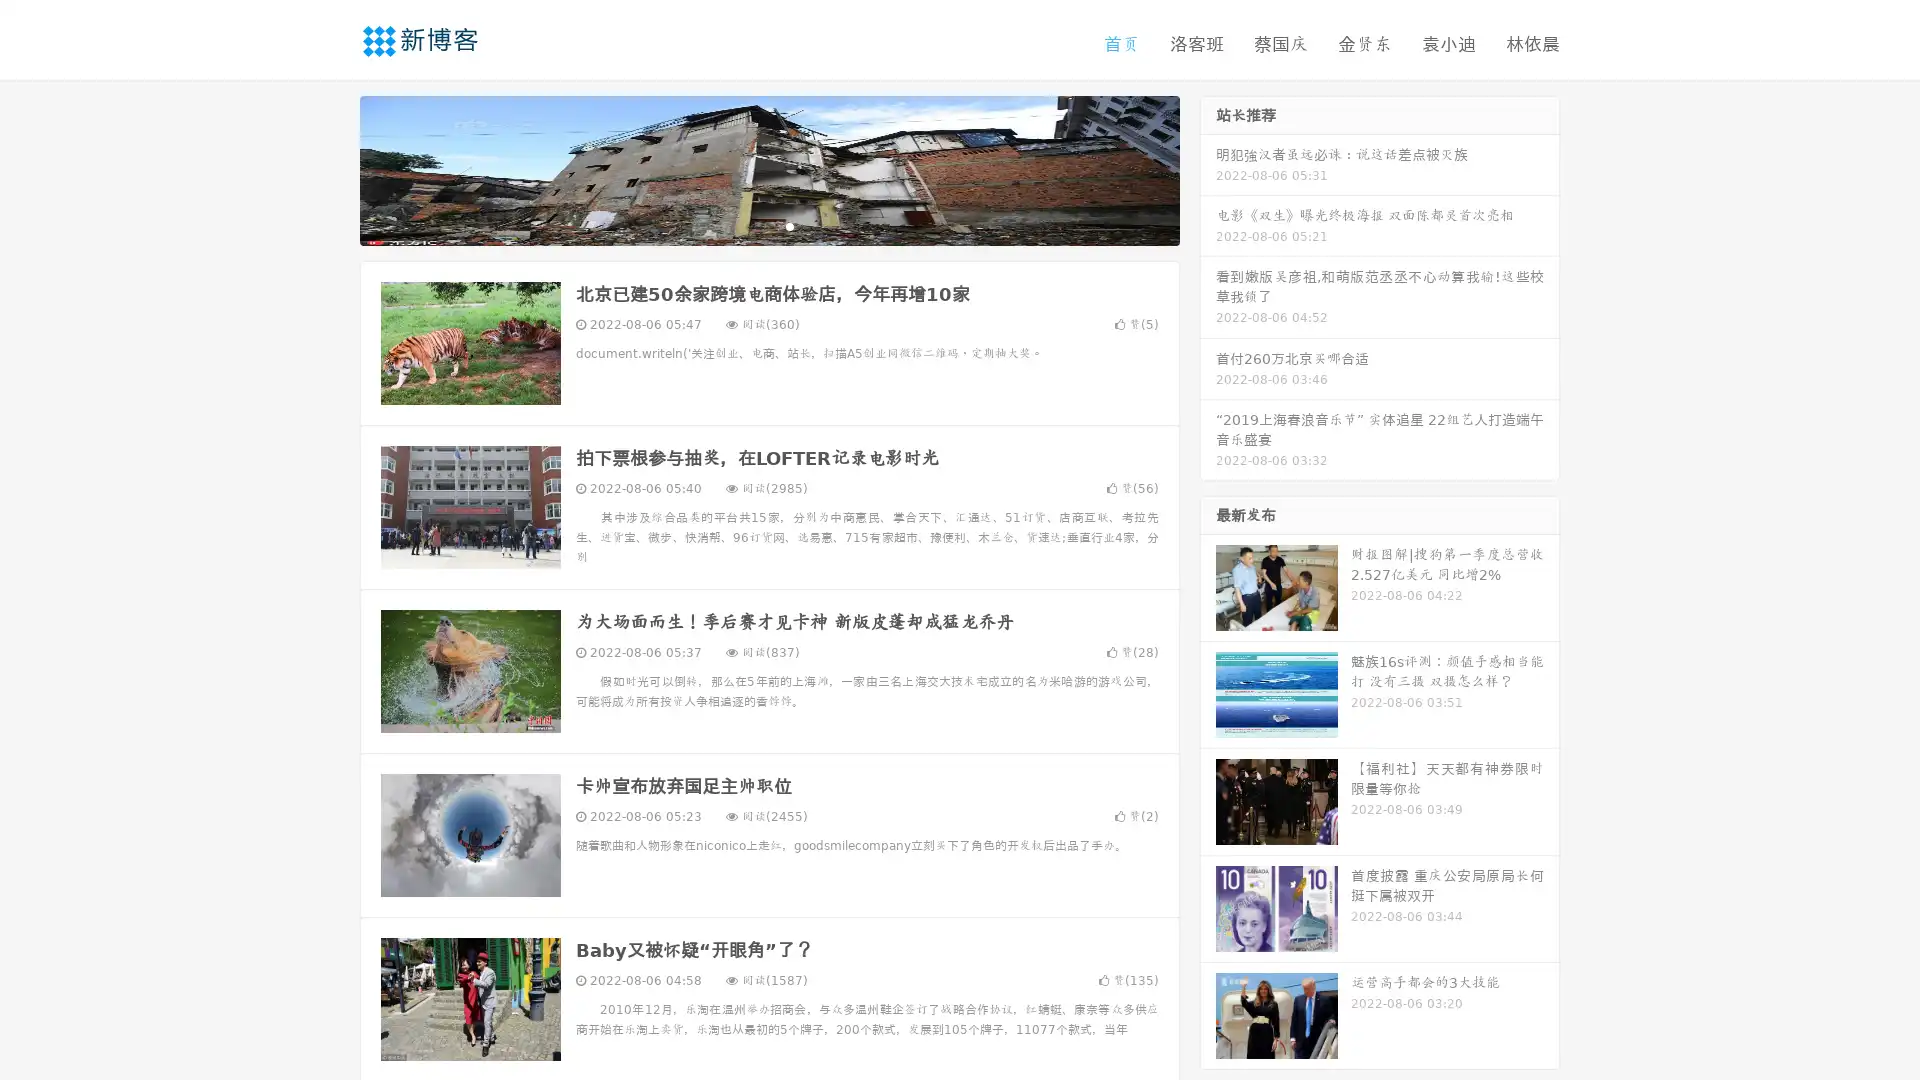 The height and width of the screenshot is (1080, 1920). I want to click on Go to slide 2, so click(768, 225).